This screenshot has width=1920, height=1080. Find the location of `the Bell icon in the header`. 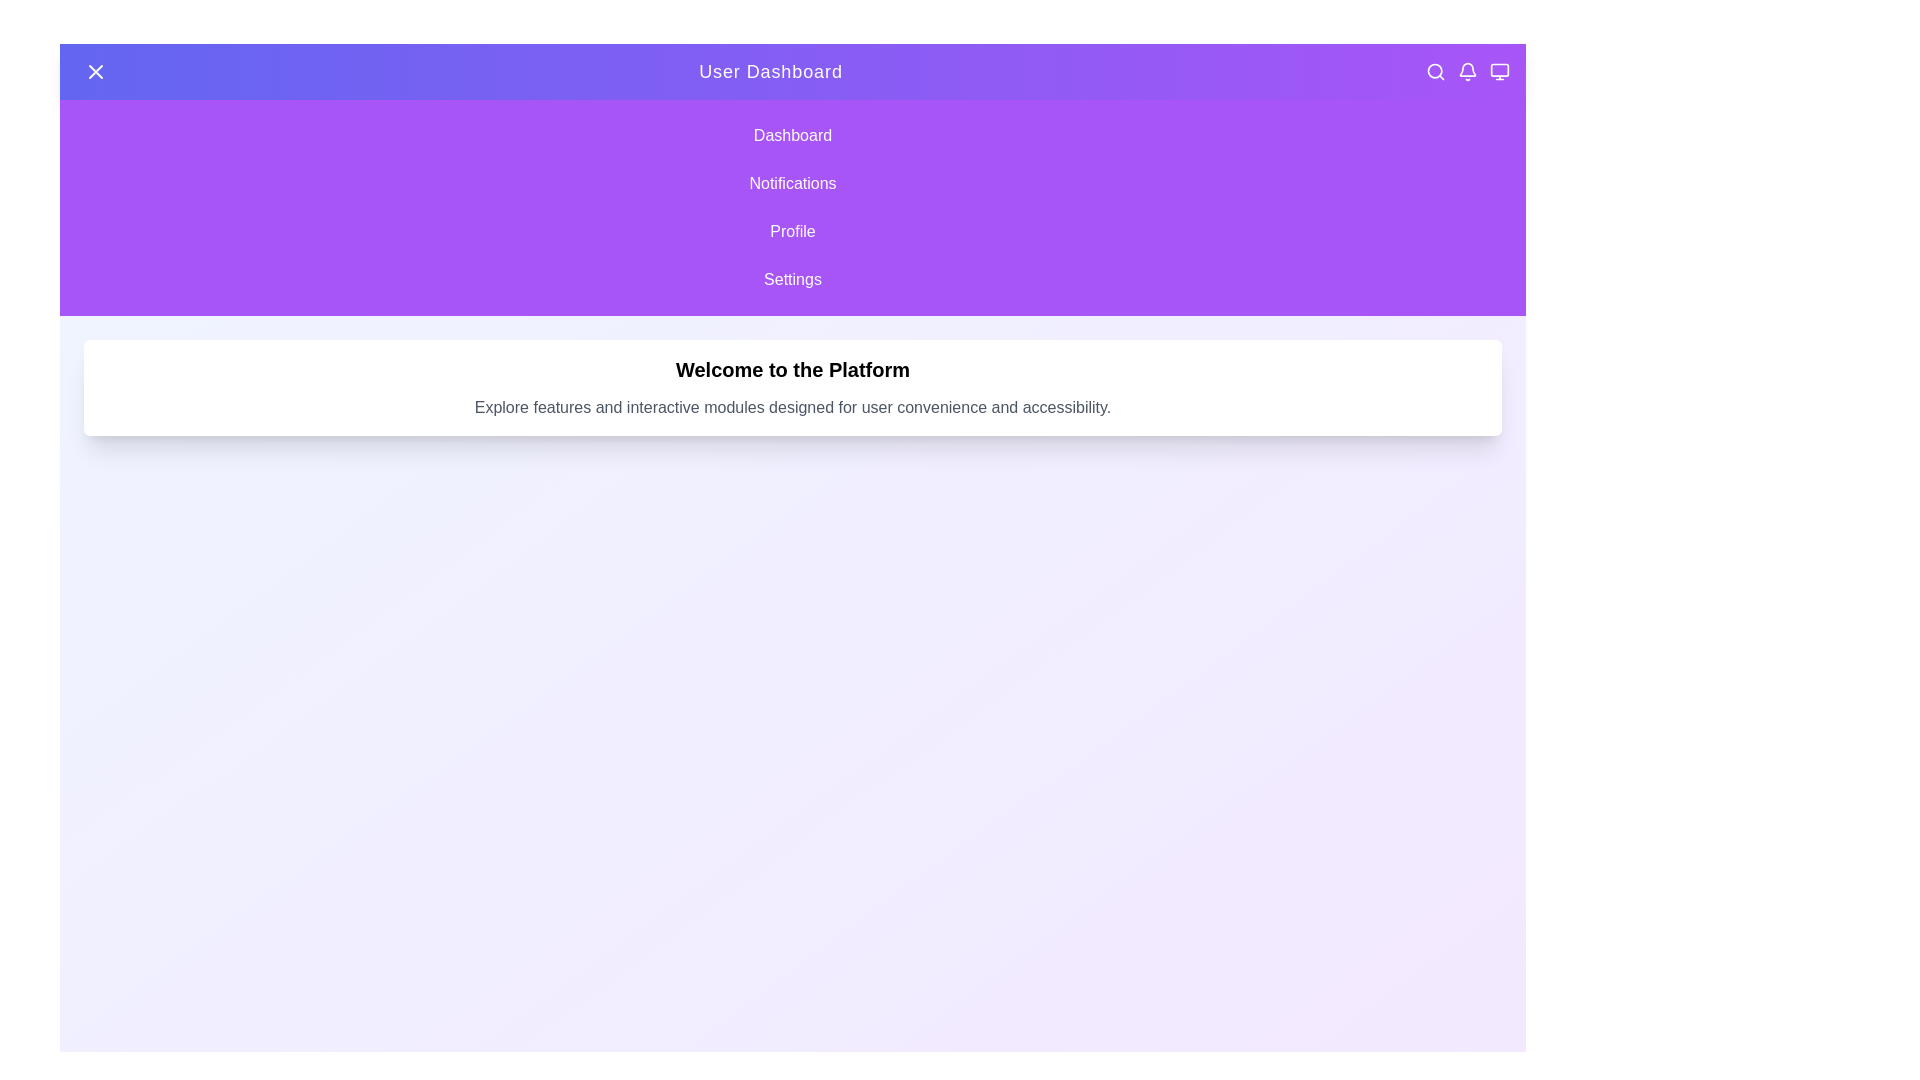

the Bell icon in the header is located at coordinates (1468, 71).